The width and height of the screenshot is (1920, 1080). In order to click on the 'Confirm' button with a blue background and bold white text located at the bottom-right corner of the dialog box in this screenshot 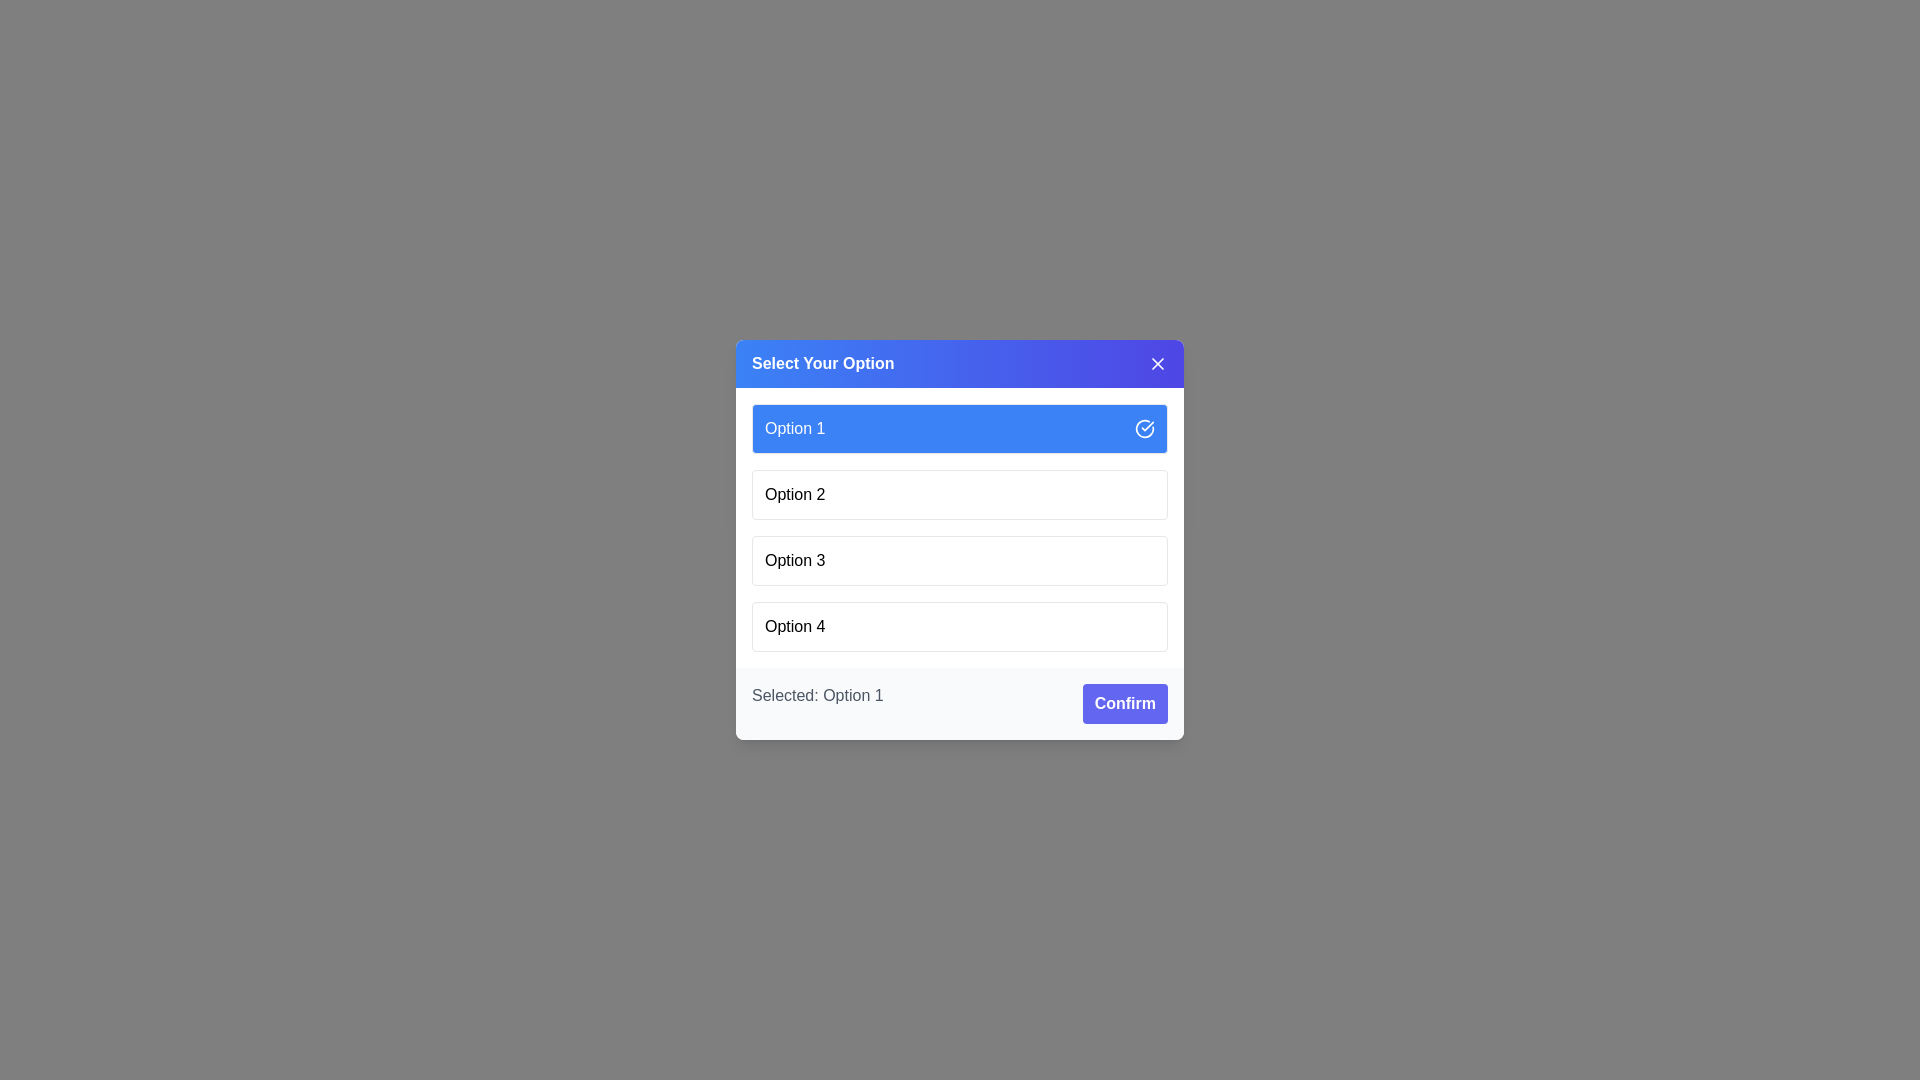, I will do `click(1125, 703)`.